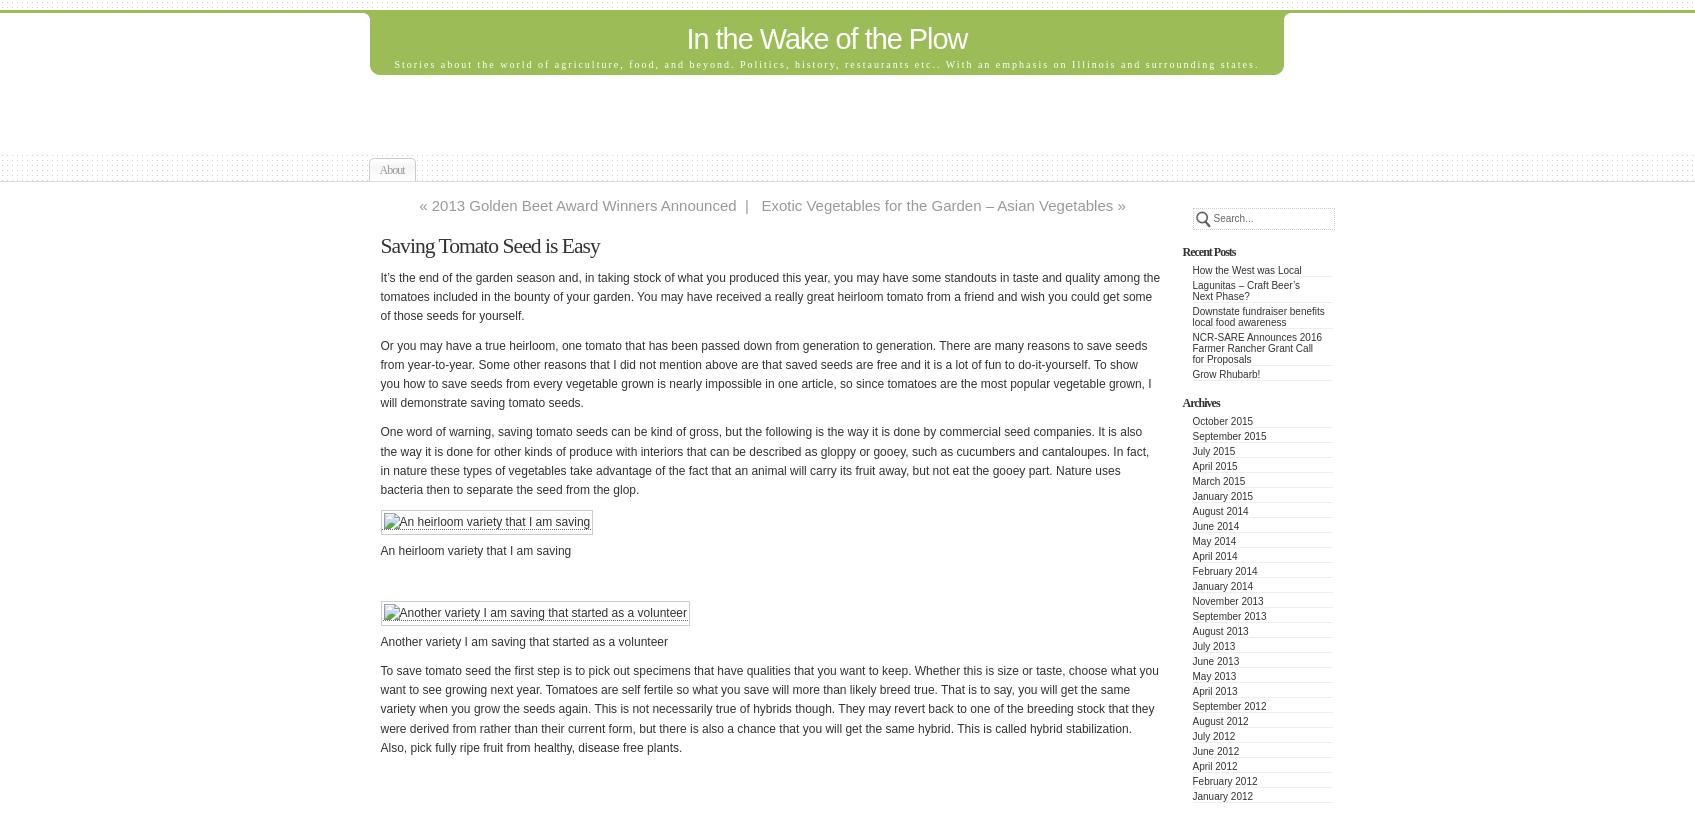  Describe the element at coordinates (1218, 481) in the screenshot. I see `'March 2015'` at that location.